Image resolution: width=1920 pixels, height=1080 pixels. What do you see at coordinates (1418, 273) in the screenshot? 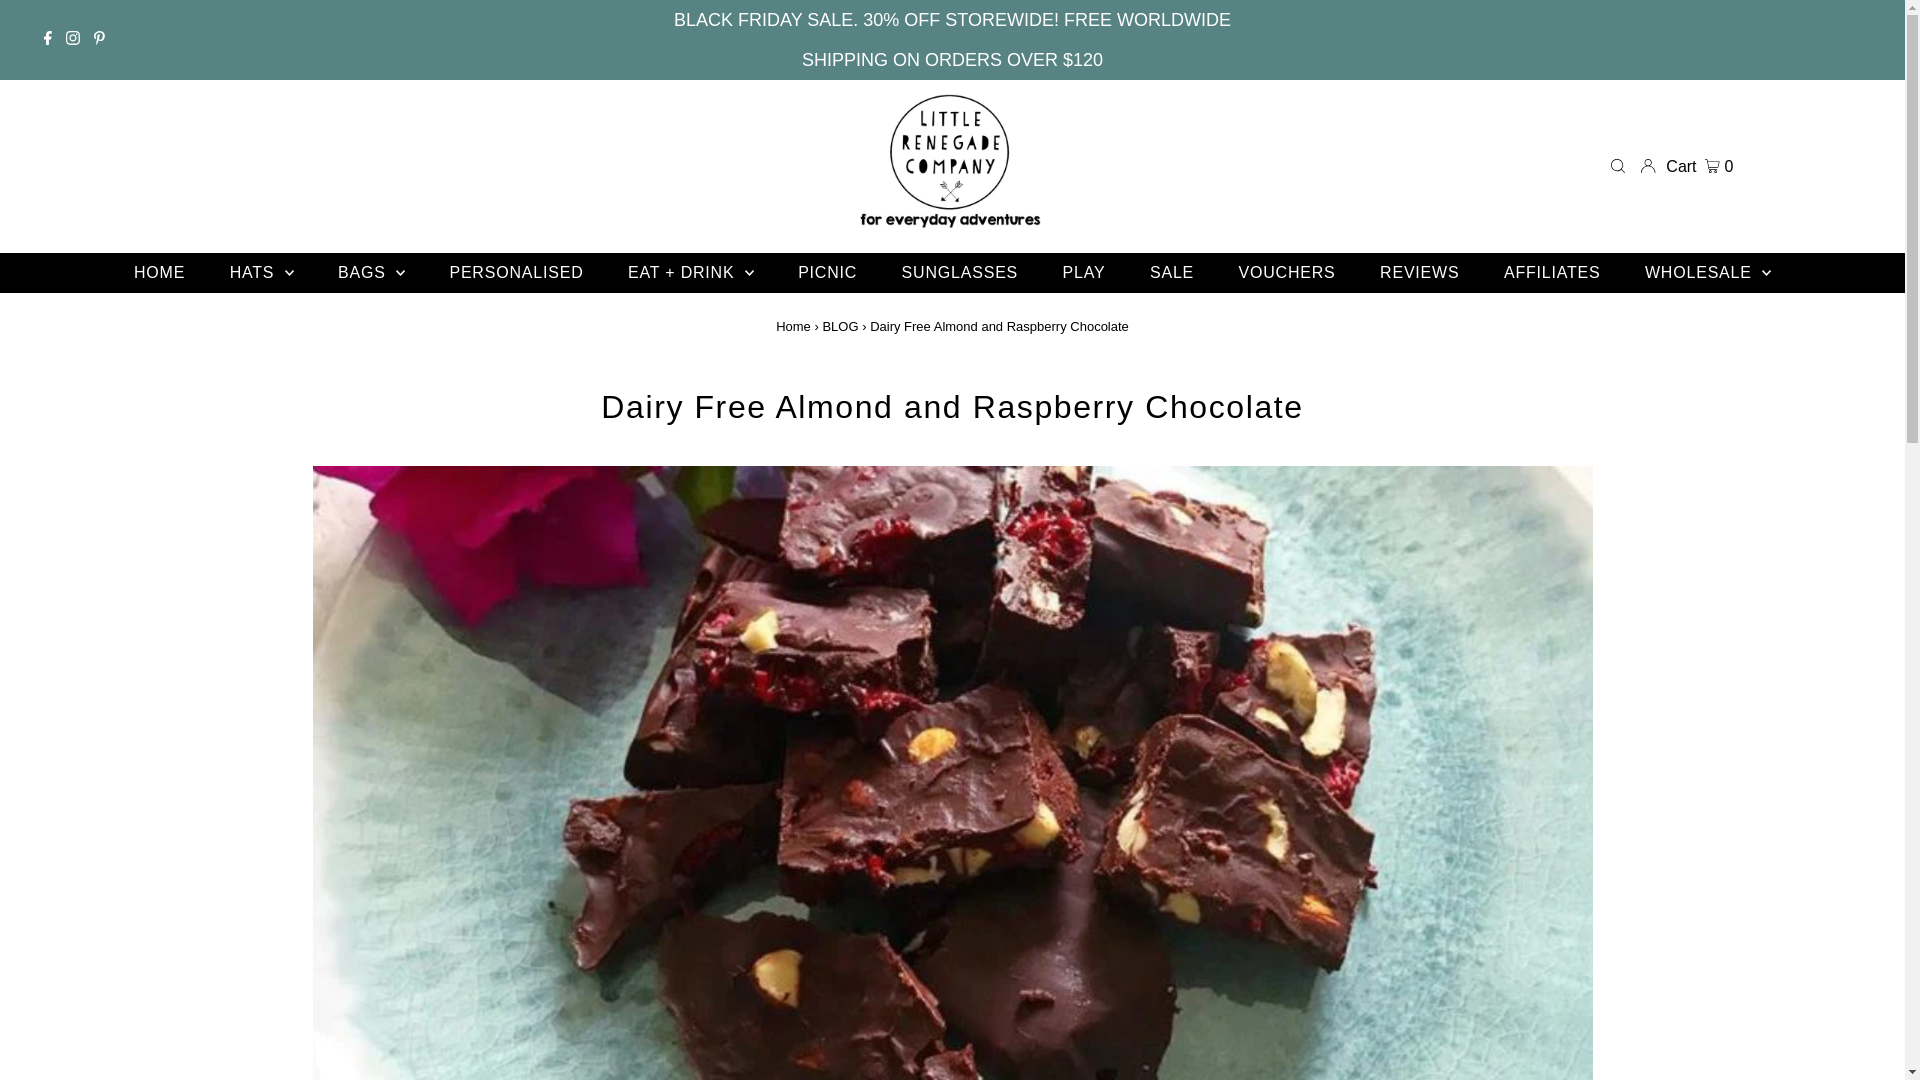
I see `'REVIEWS'` at bounding box center [1418, 273].